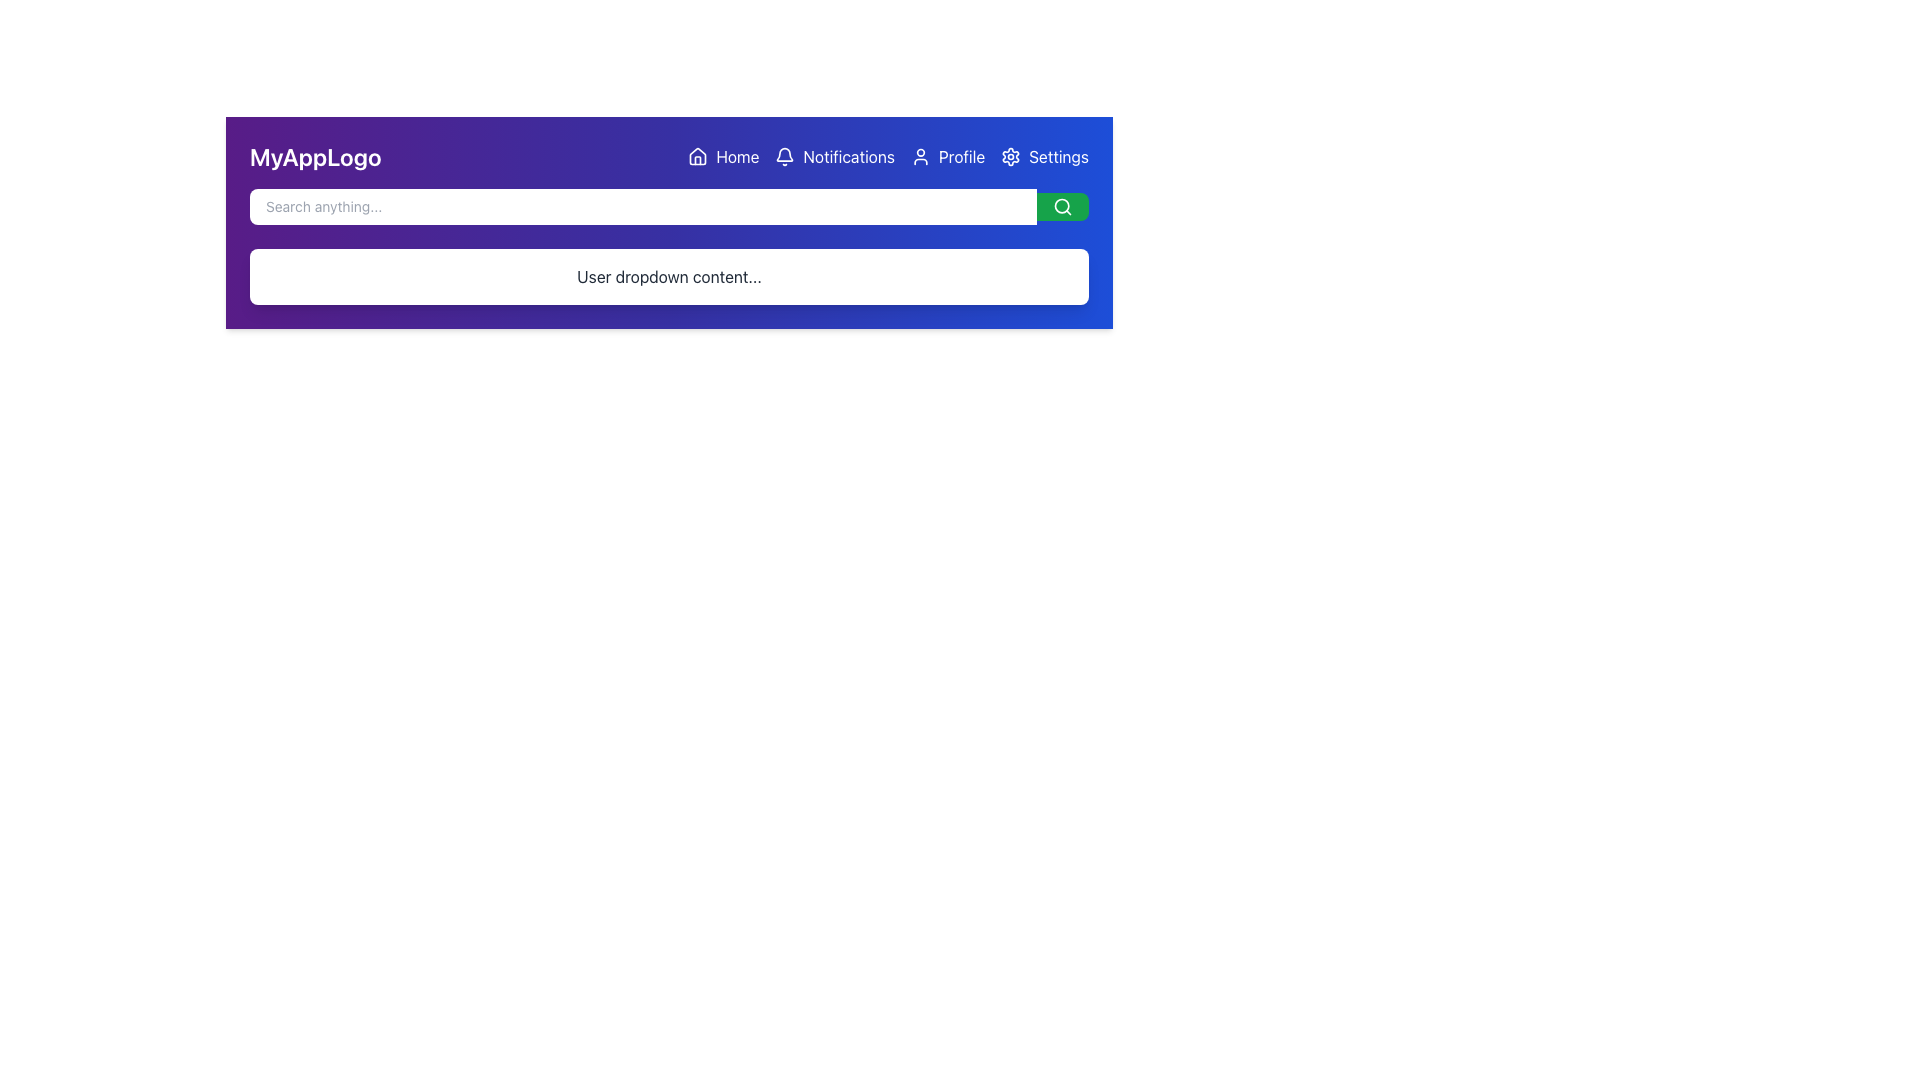 This screenshot has width=1920, height=1080. Describe the element at coordinates (919, 156) in the screenshot. I see `the 'Profile' icon in the navigation bar, which is positioned between the 'Notifications' icon and the 'Settings' icon` at that location.